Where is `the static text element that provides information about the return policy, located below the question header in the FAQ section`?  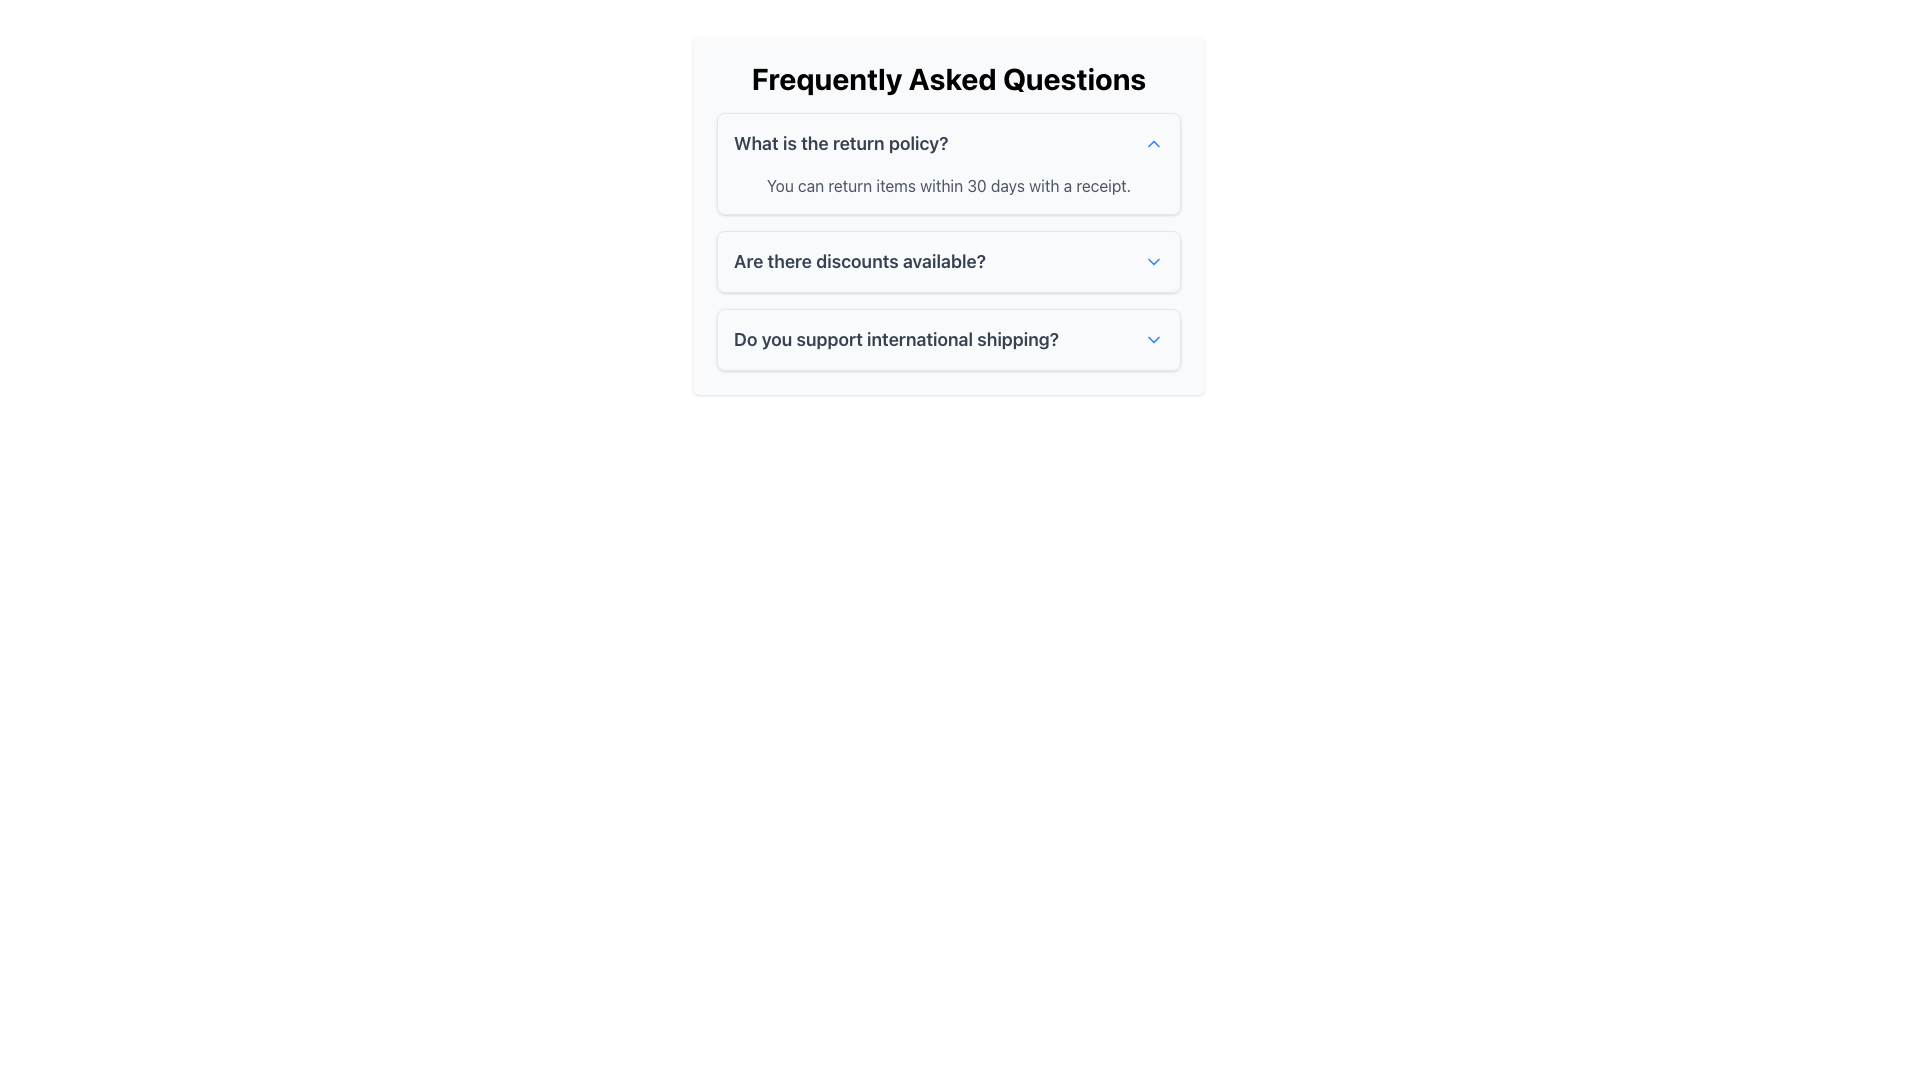 the static text element that provides information about the return policy, located below the question header in the FAQ section is located at coordinates (948, 185).